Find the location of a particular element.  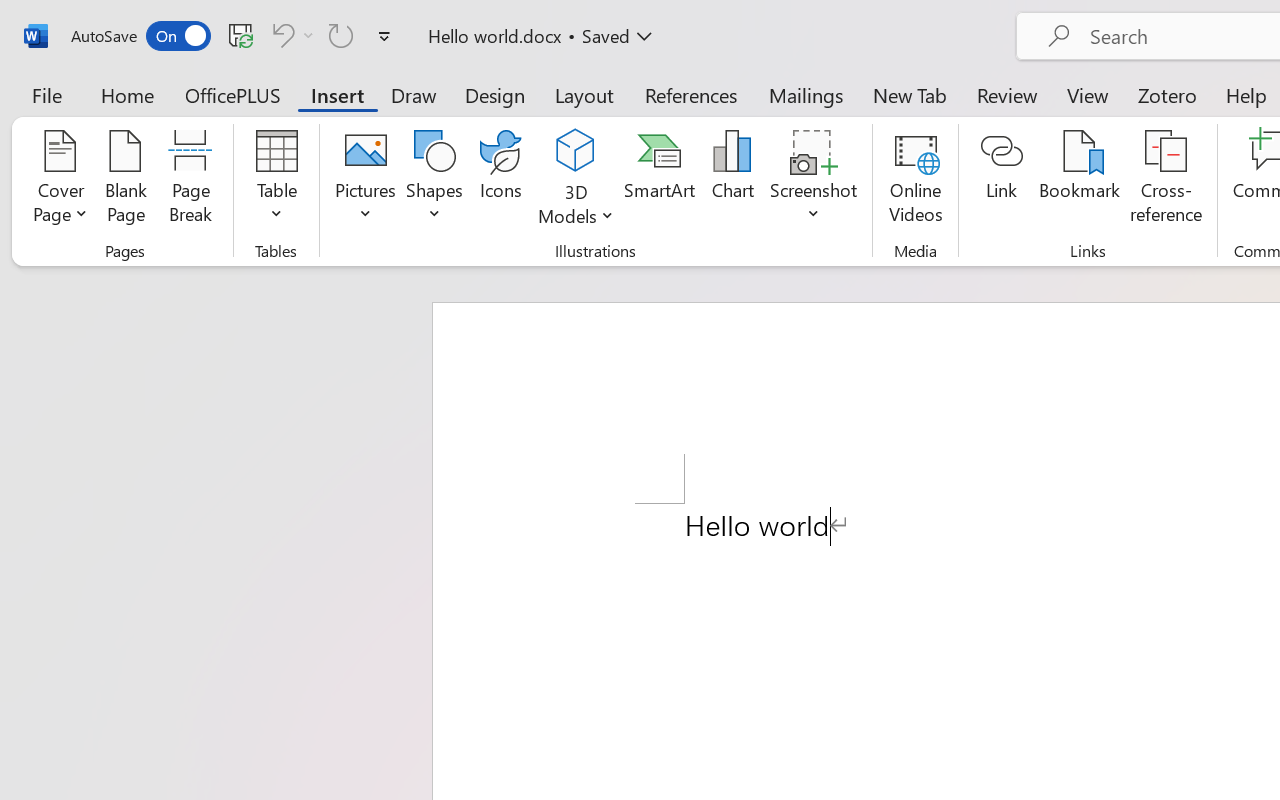

'Shapes' is located at coordinates (434, 179).